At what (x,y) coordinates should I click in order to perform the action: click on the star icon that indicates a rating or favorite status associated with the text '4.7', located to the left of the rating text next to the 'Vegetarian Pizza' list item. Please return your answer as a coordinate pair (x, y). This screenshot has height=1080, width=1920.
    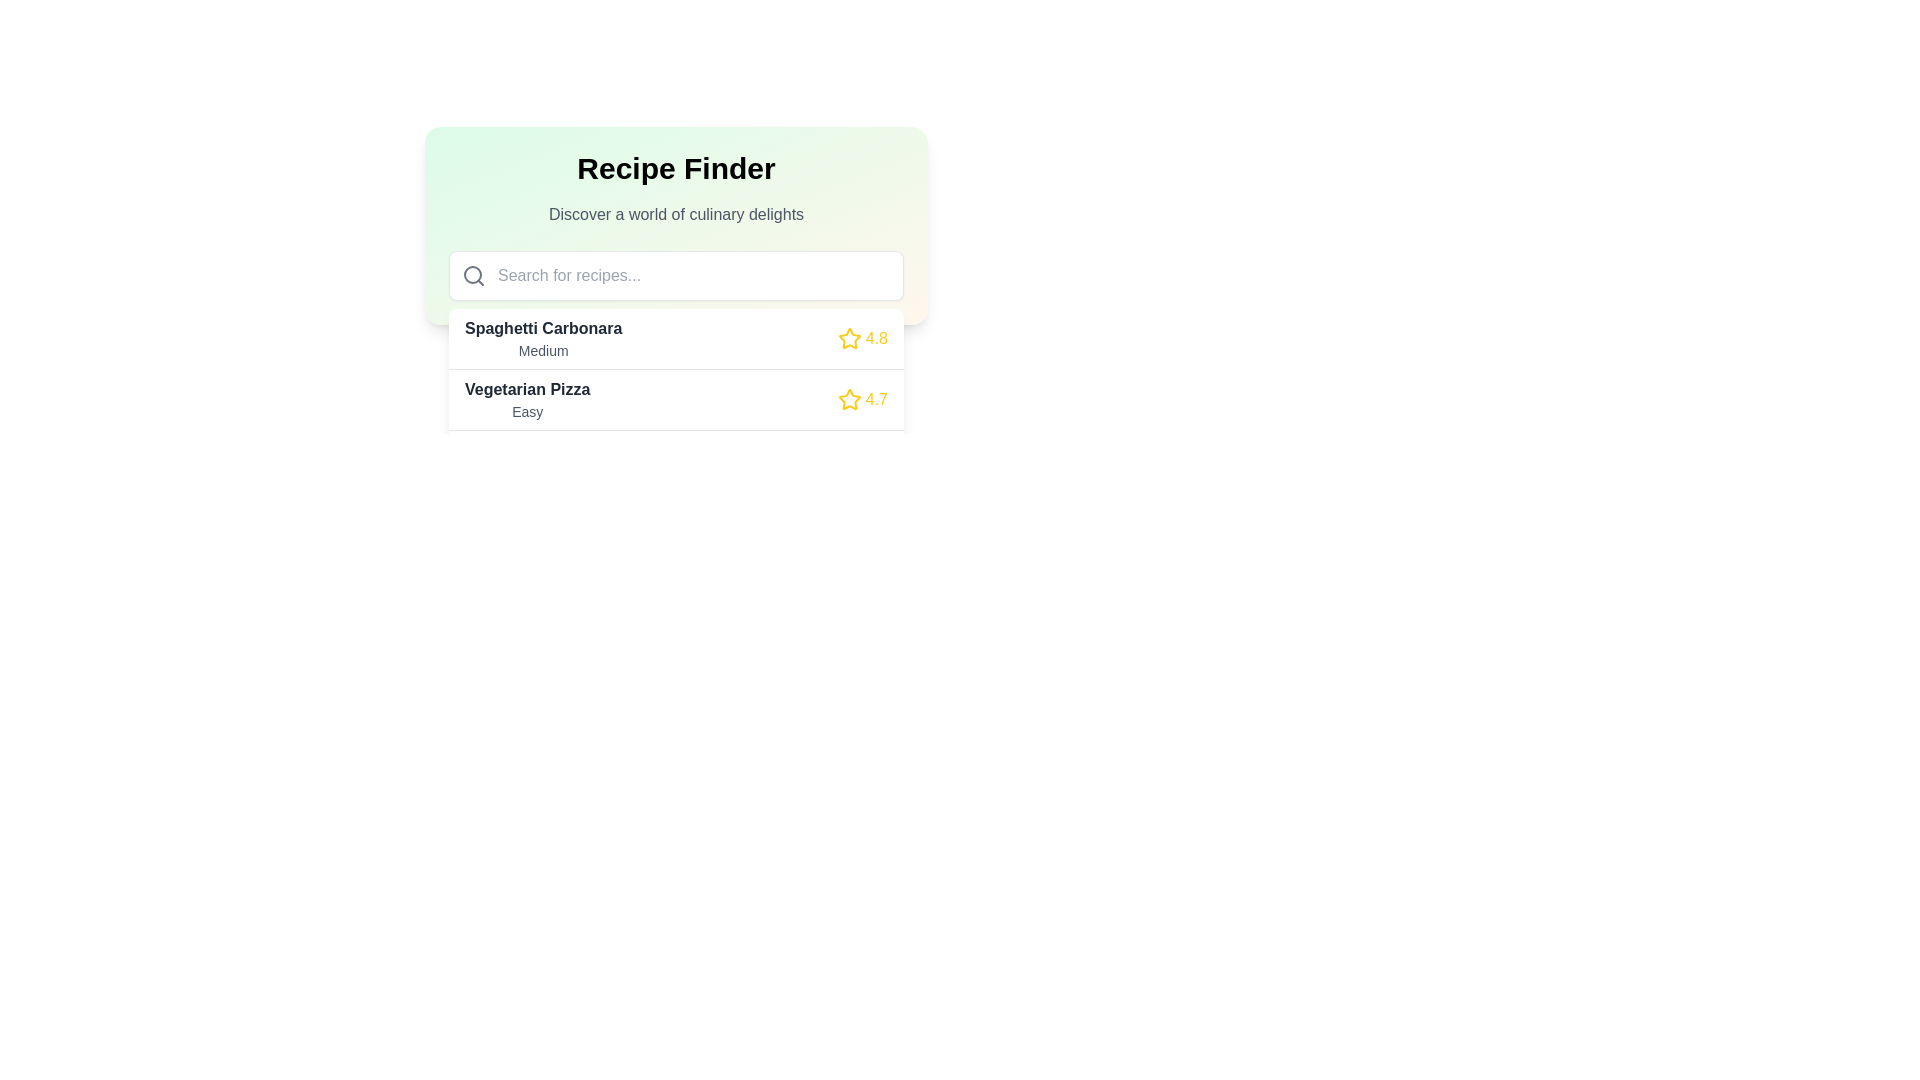
    Looking at the image, I should click on (849, 400).